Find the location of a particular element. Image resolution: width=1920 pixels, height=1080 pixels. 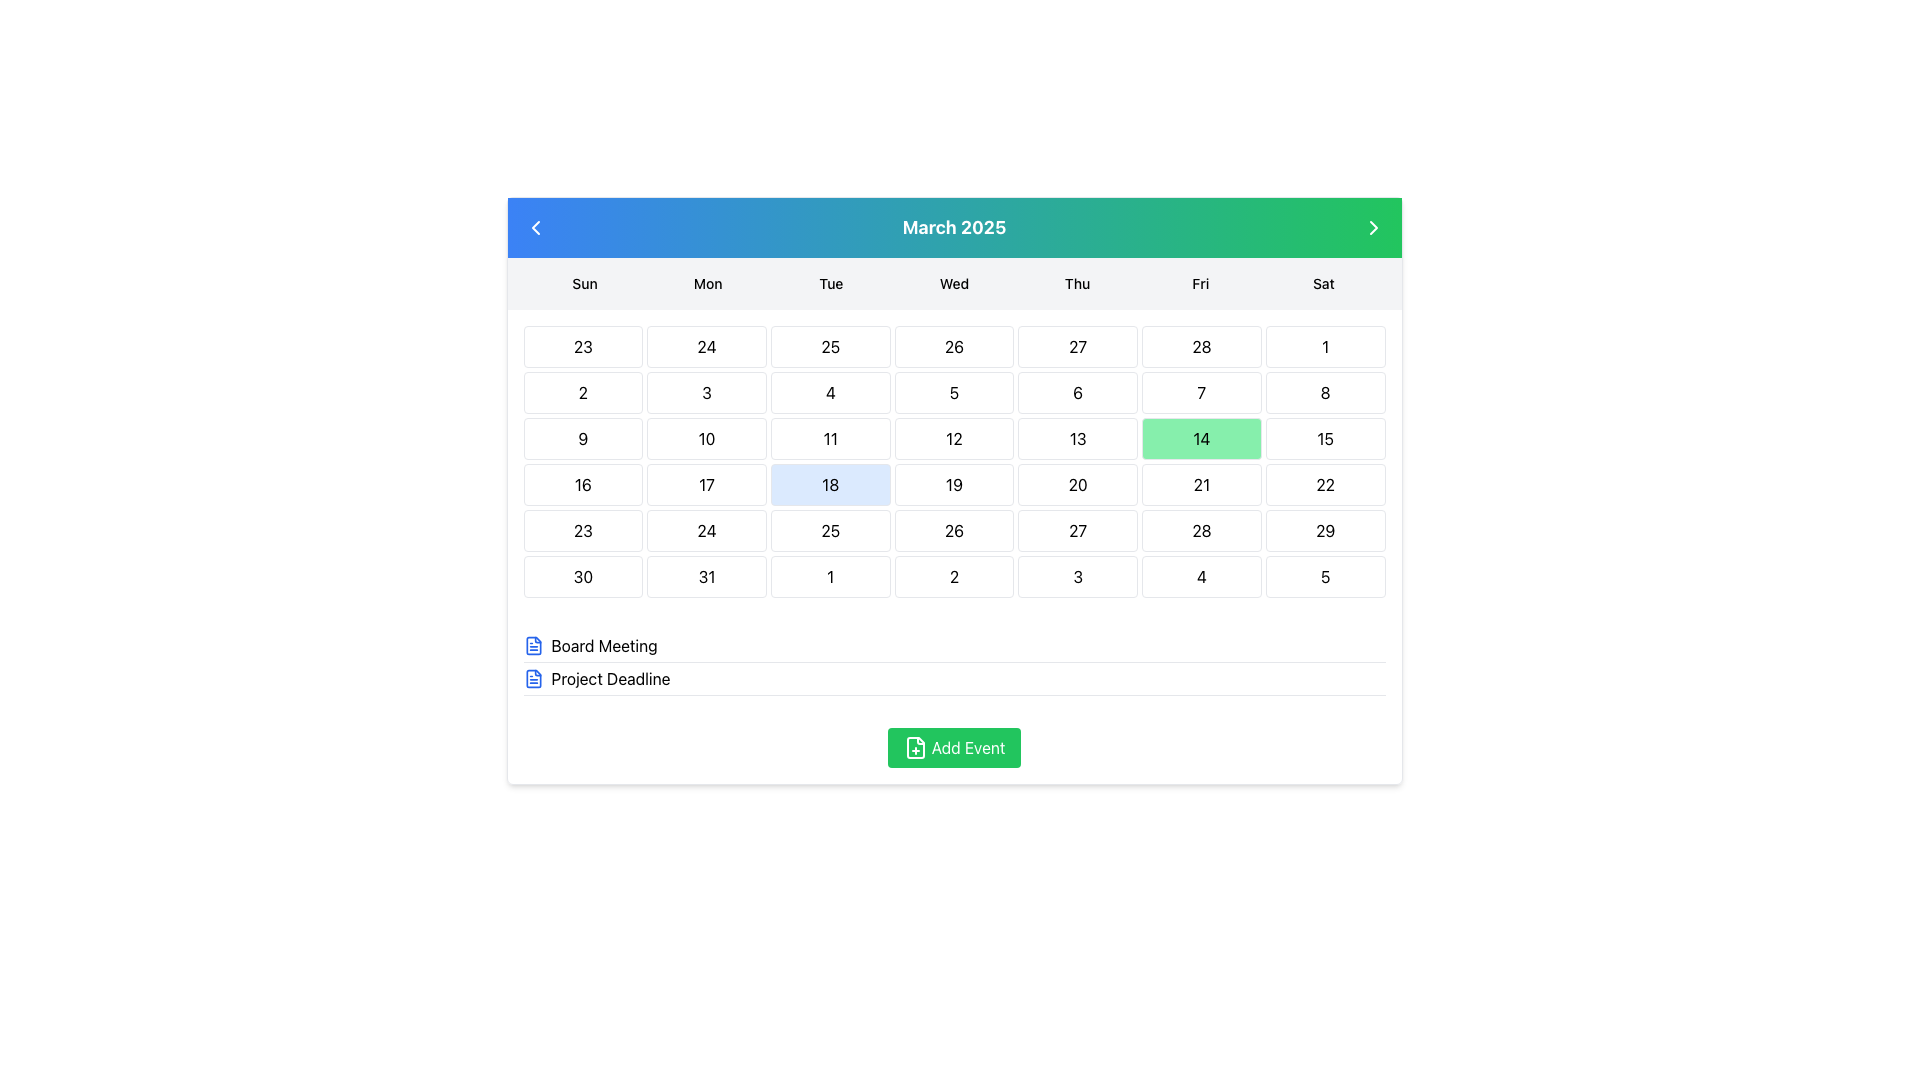

the document icon with a plus sign, which is located to the left of the 'Add Event' button and has a light green background is located at coordinates (914, 748).